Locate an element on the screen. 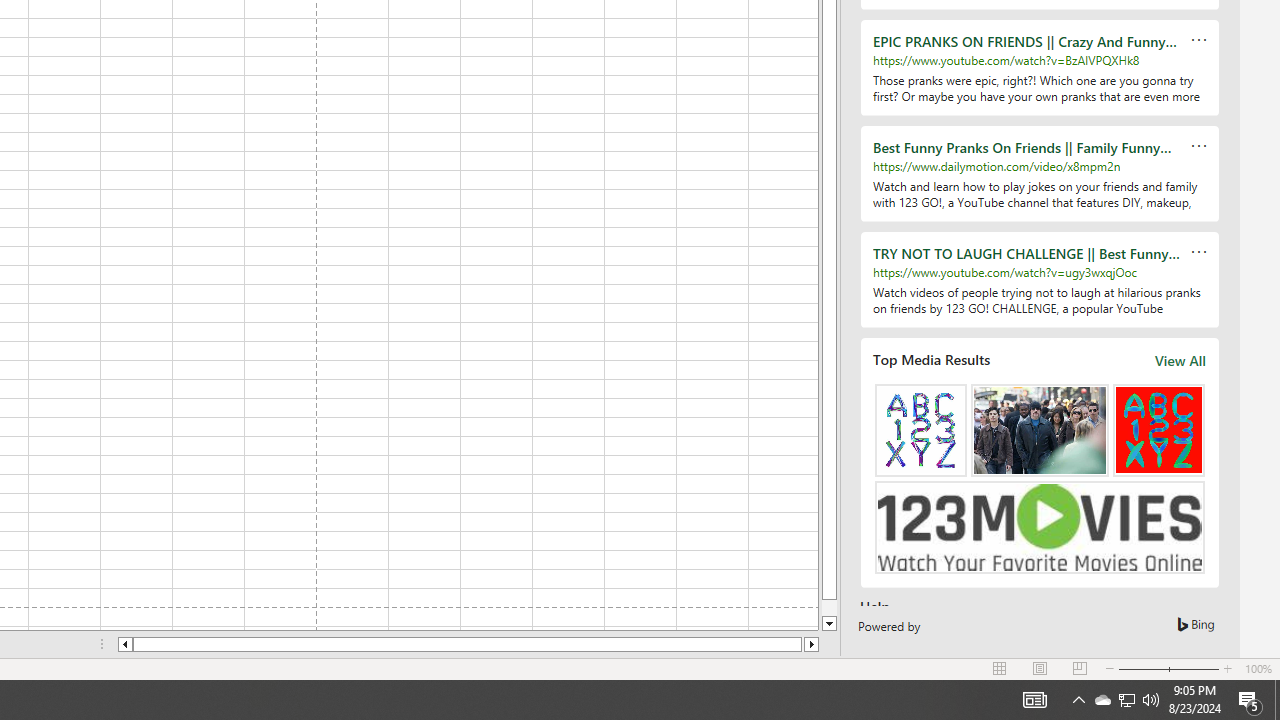 Image resolution: width=1280 pixels, height=720 pixels. 'Page Layout' is located at coordinates (1040, 669).